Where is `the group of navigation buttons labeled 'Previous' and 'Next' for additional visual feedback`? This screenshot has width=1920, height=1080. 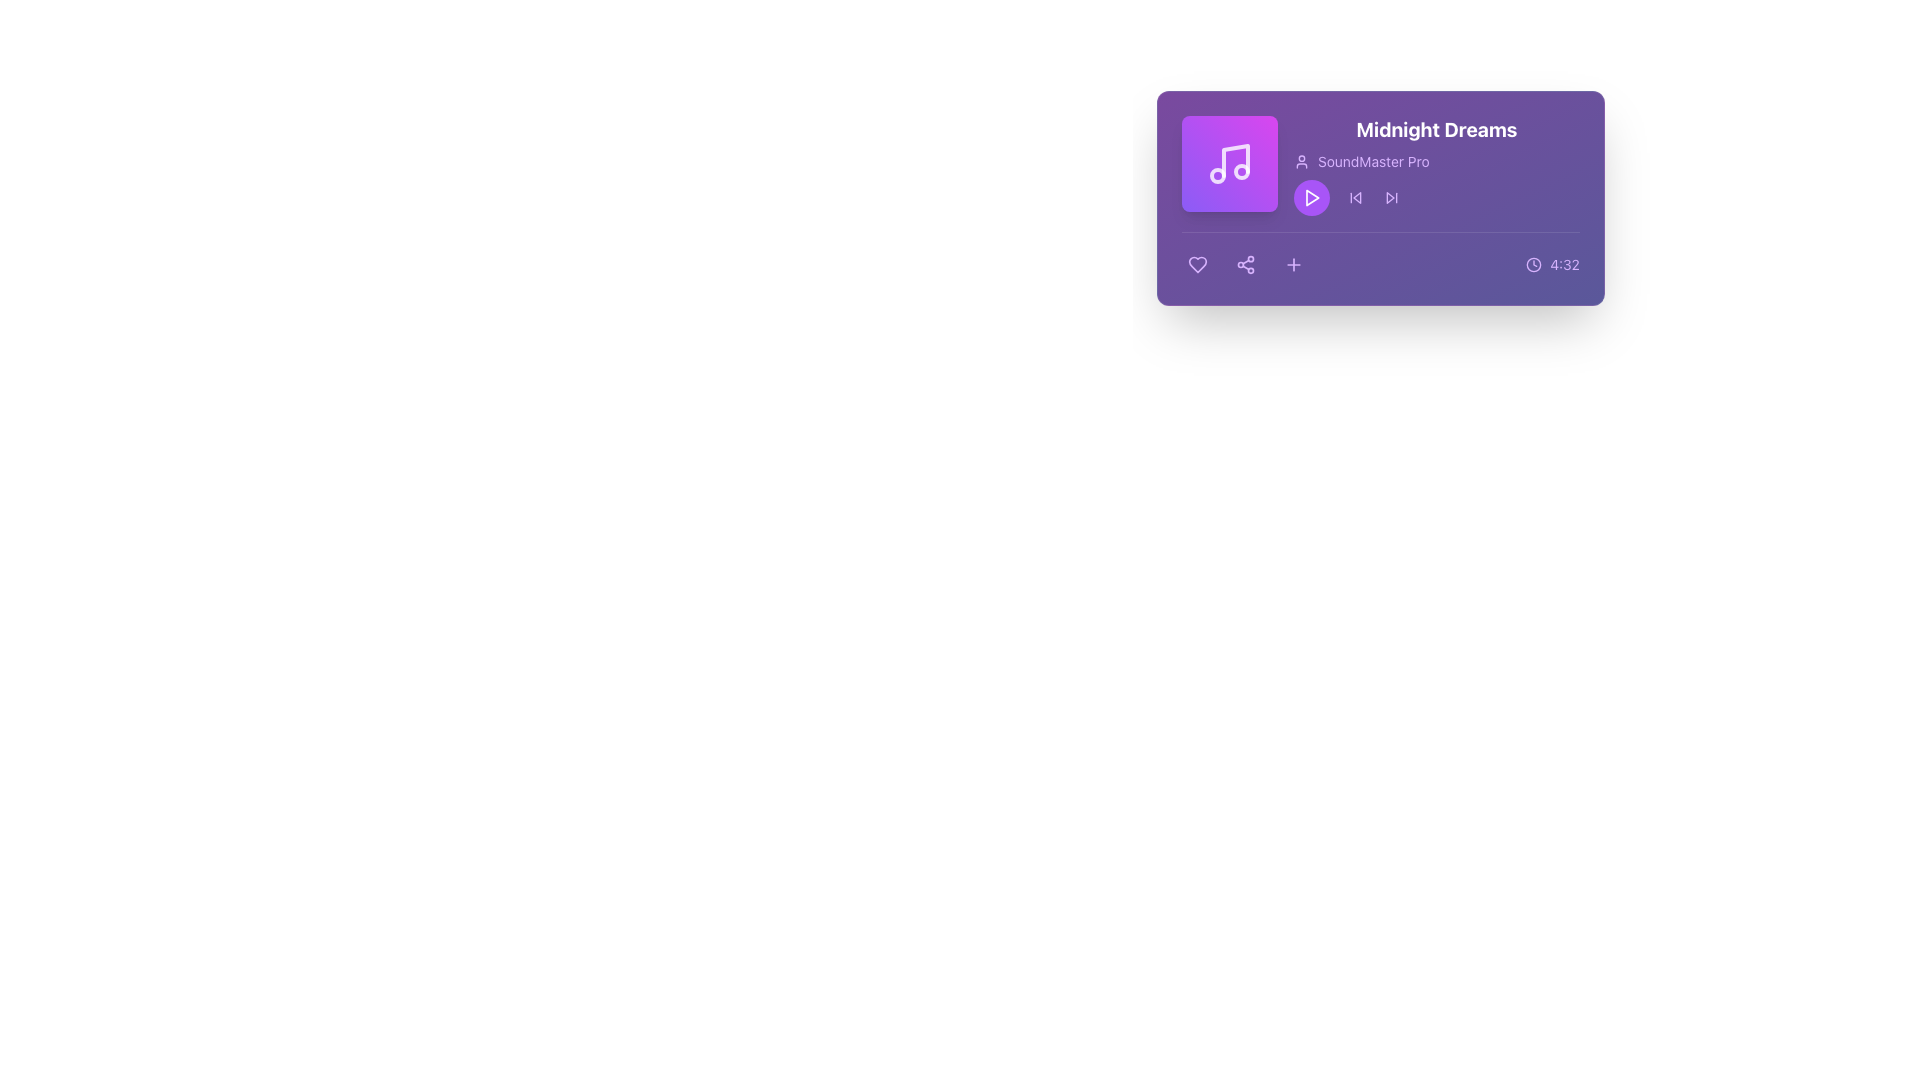 the group of navigation buttons labeled 'Previous' and 'Next' for additional visual feedback is located at coordinates (1372, 197).